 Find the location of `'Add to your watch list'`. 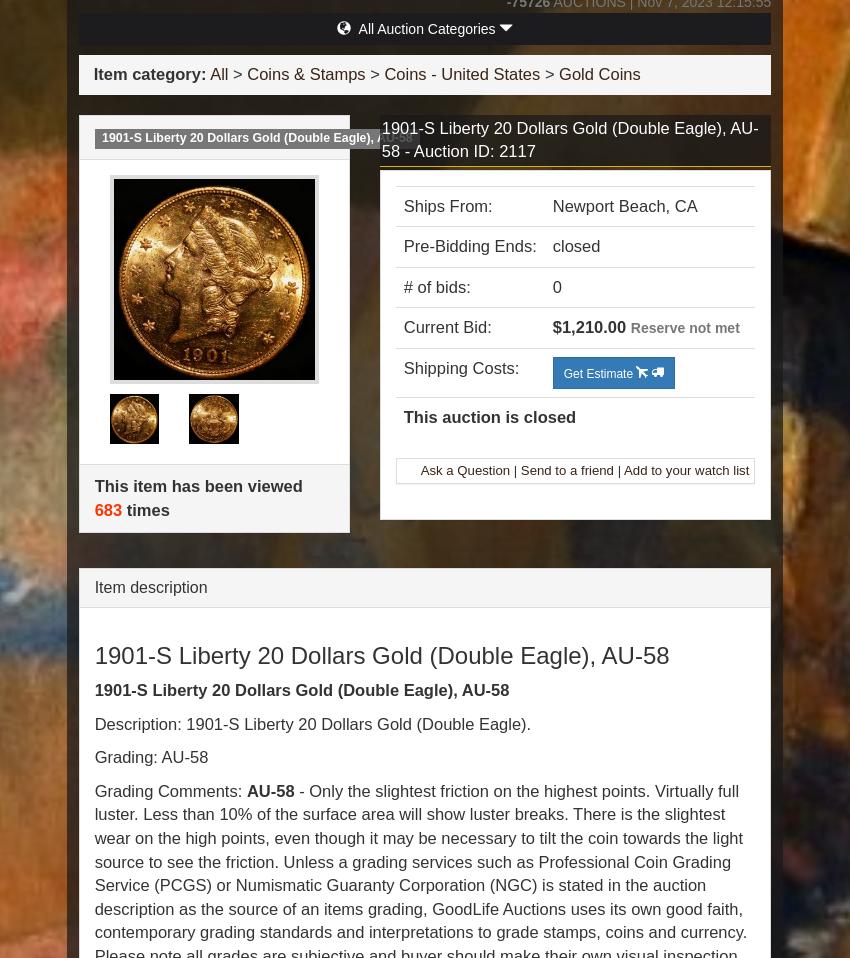

'Add to your watch list' is located at coordinates (622, 469).